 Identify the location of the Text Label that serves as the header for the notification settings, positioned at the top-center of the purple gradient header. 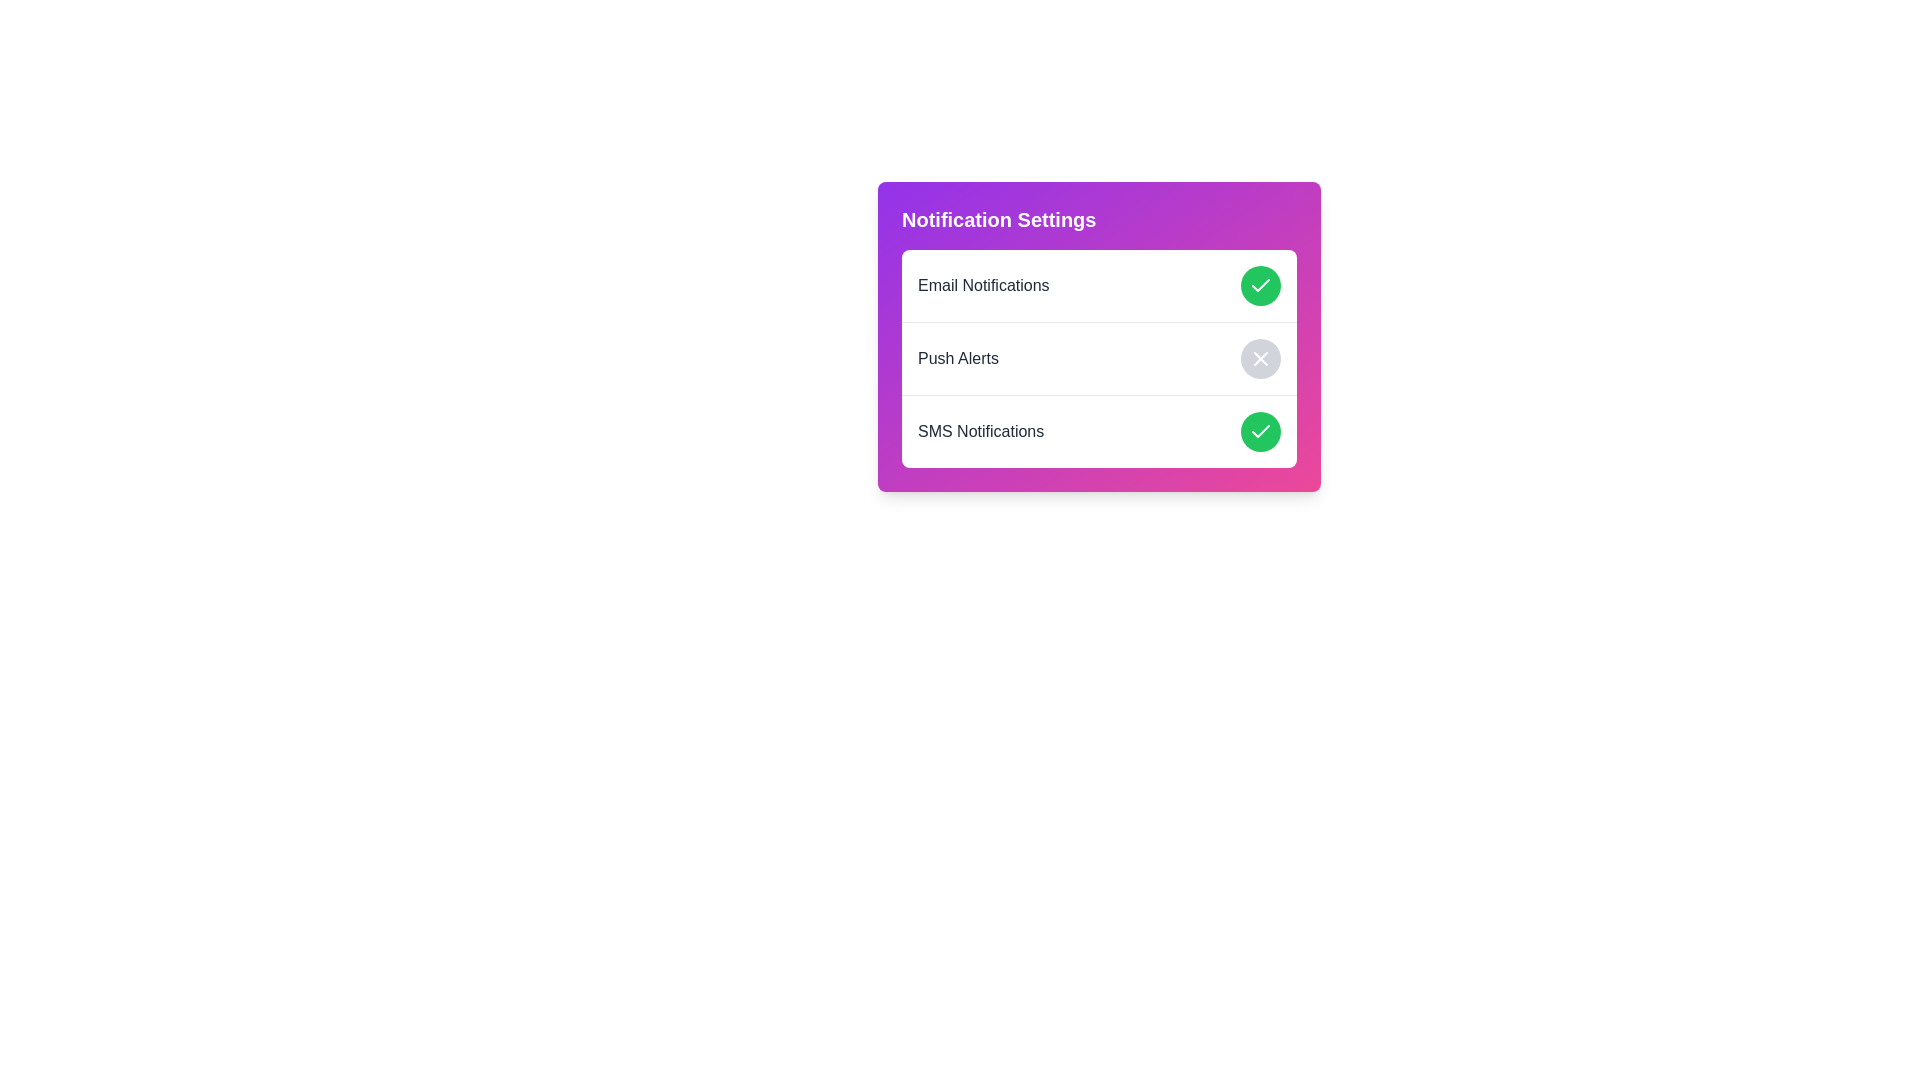
(999, 219).